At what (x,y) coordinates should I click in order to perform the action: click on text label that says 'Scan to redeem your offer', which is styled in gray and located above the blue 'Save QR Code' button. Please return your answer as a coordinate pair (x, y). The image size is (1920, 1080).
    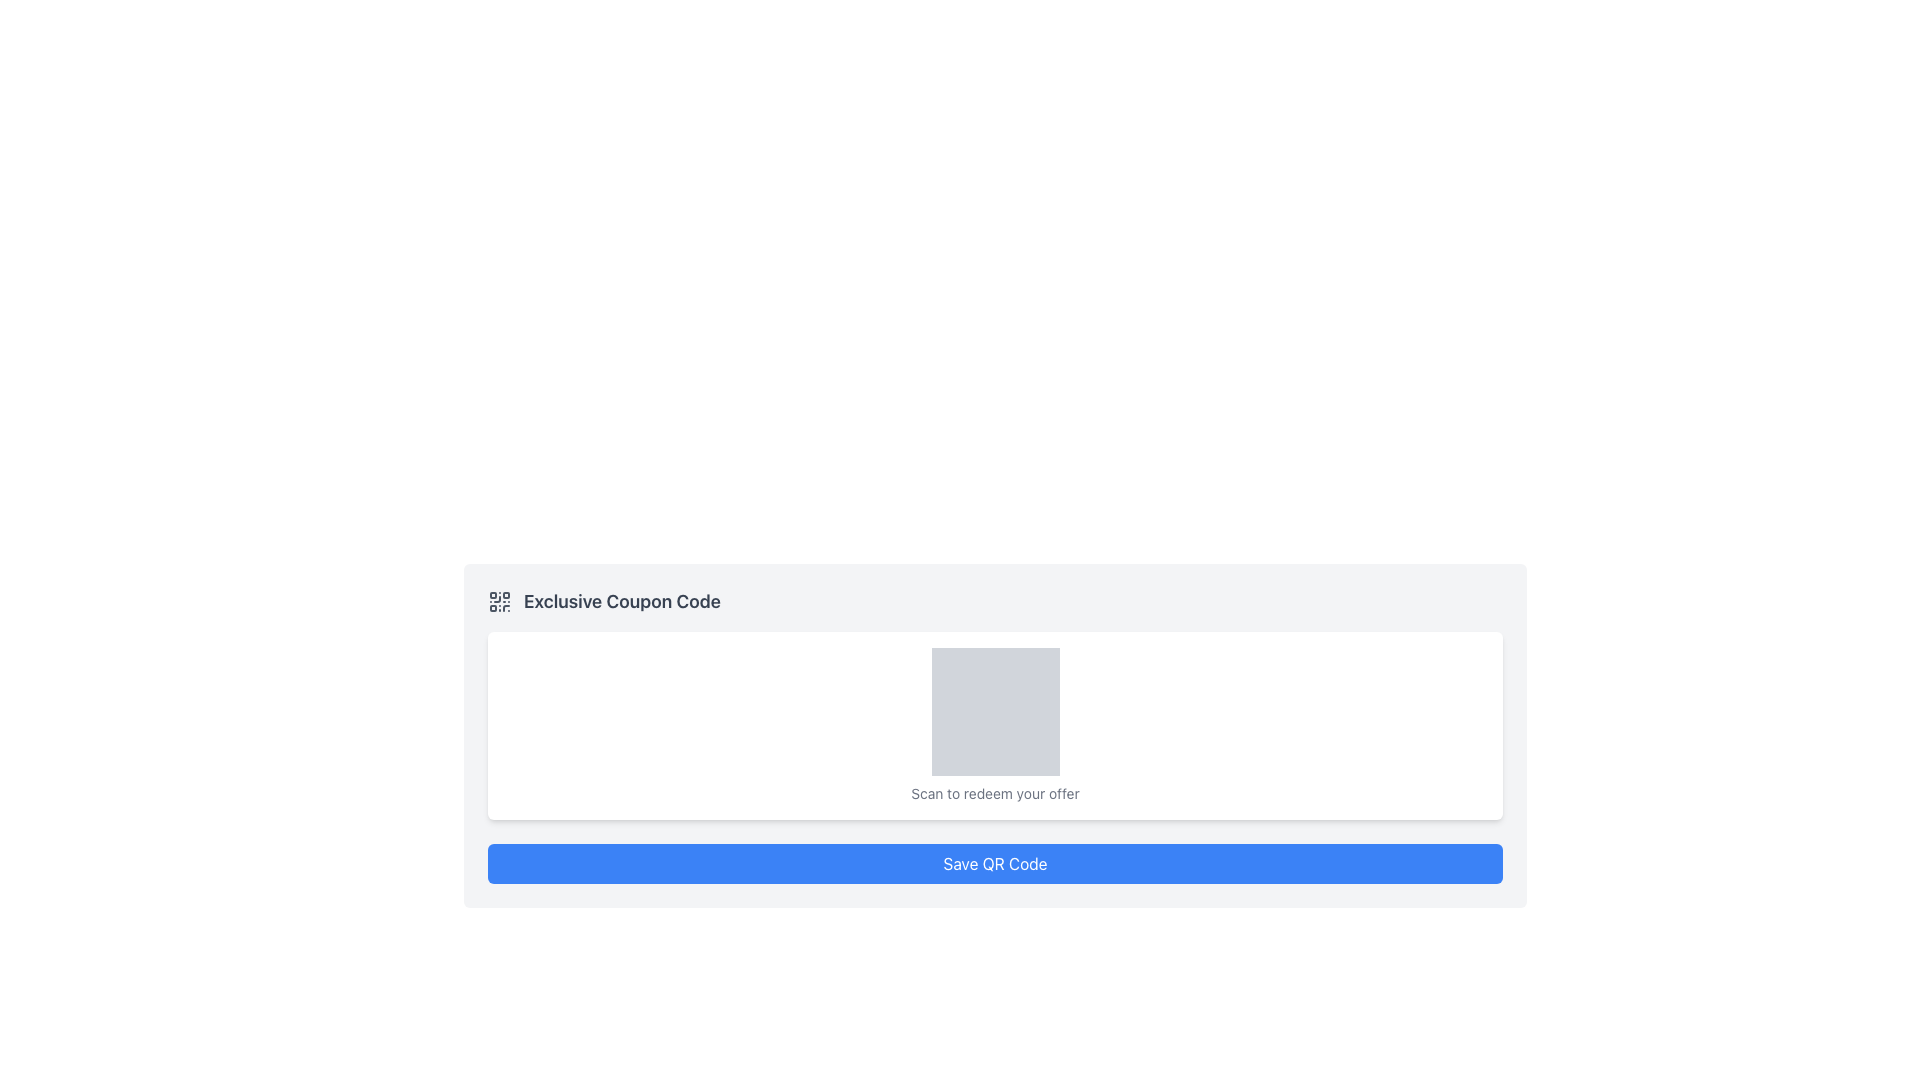
    Looking at the image, I should click on (995, 793).